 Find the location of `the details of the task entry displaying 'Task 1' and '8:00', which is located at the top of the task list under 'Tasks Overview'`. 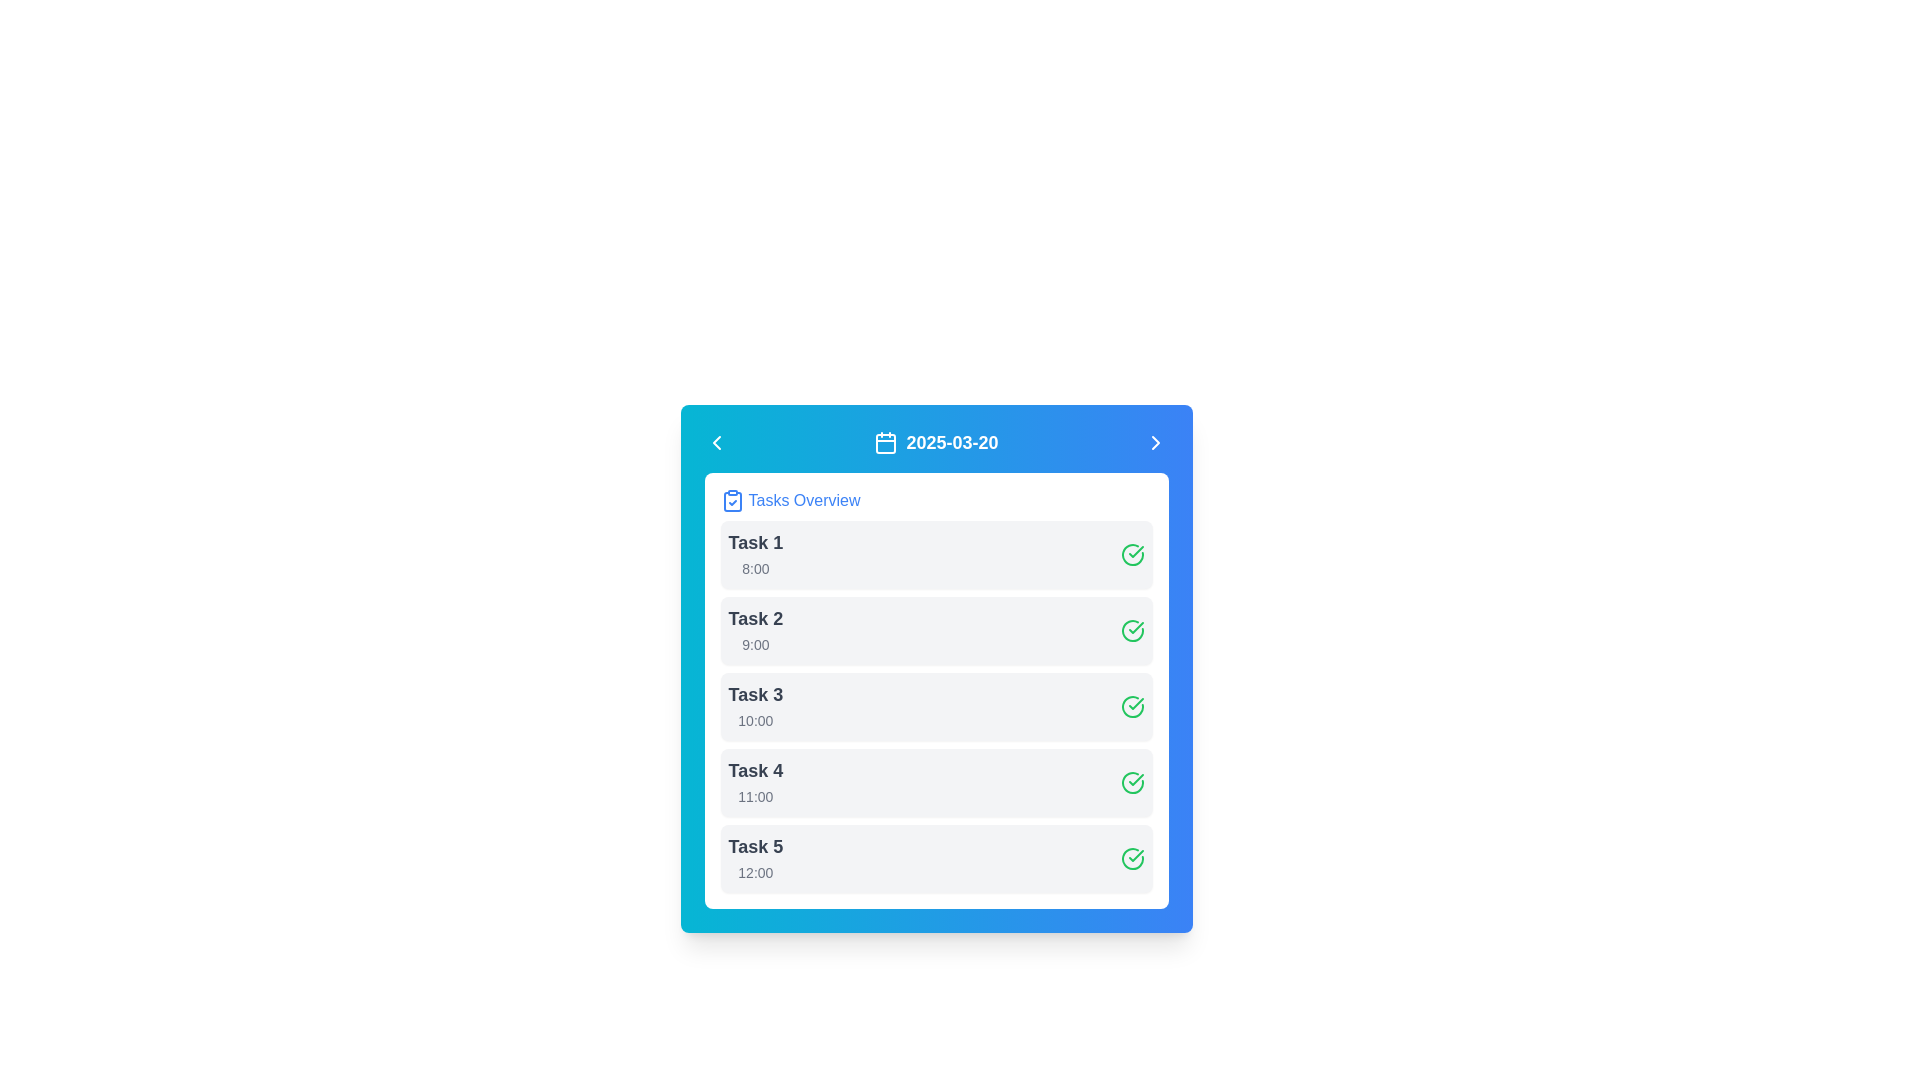

the details of the task entry displaying 'Task 1' and '8:00', which is located at the top of the task list under 'Tasks Overview' is located at coordinates (754, 555).